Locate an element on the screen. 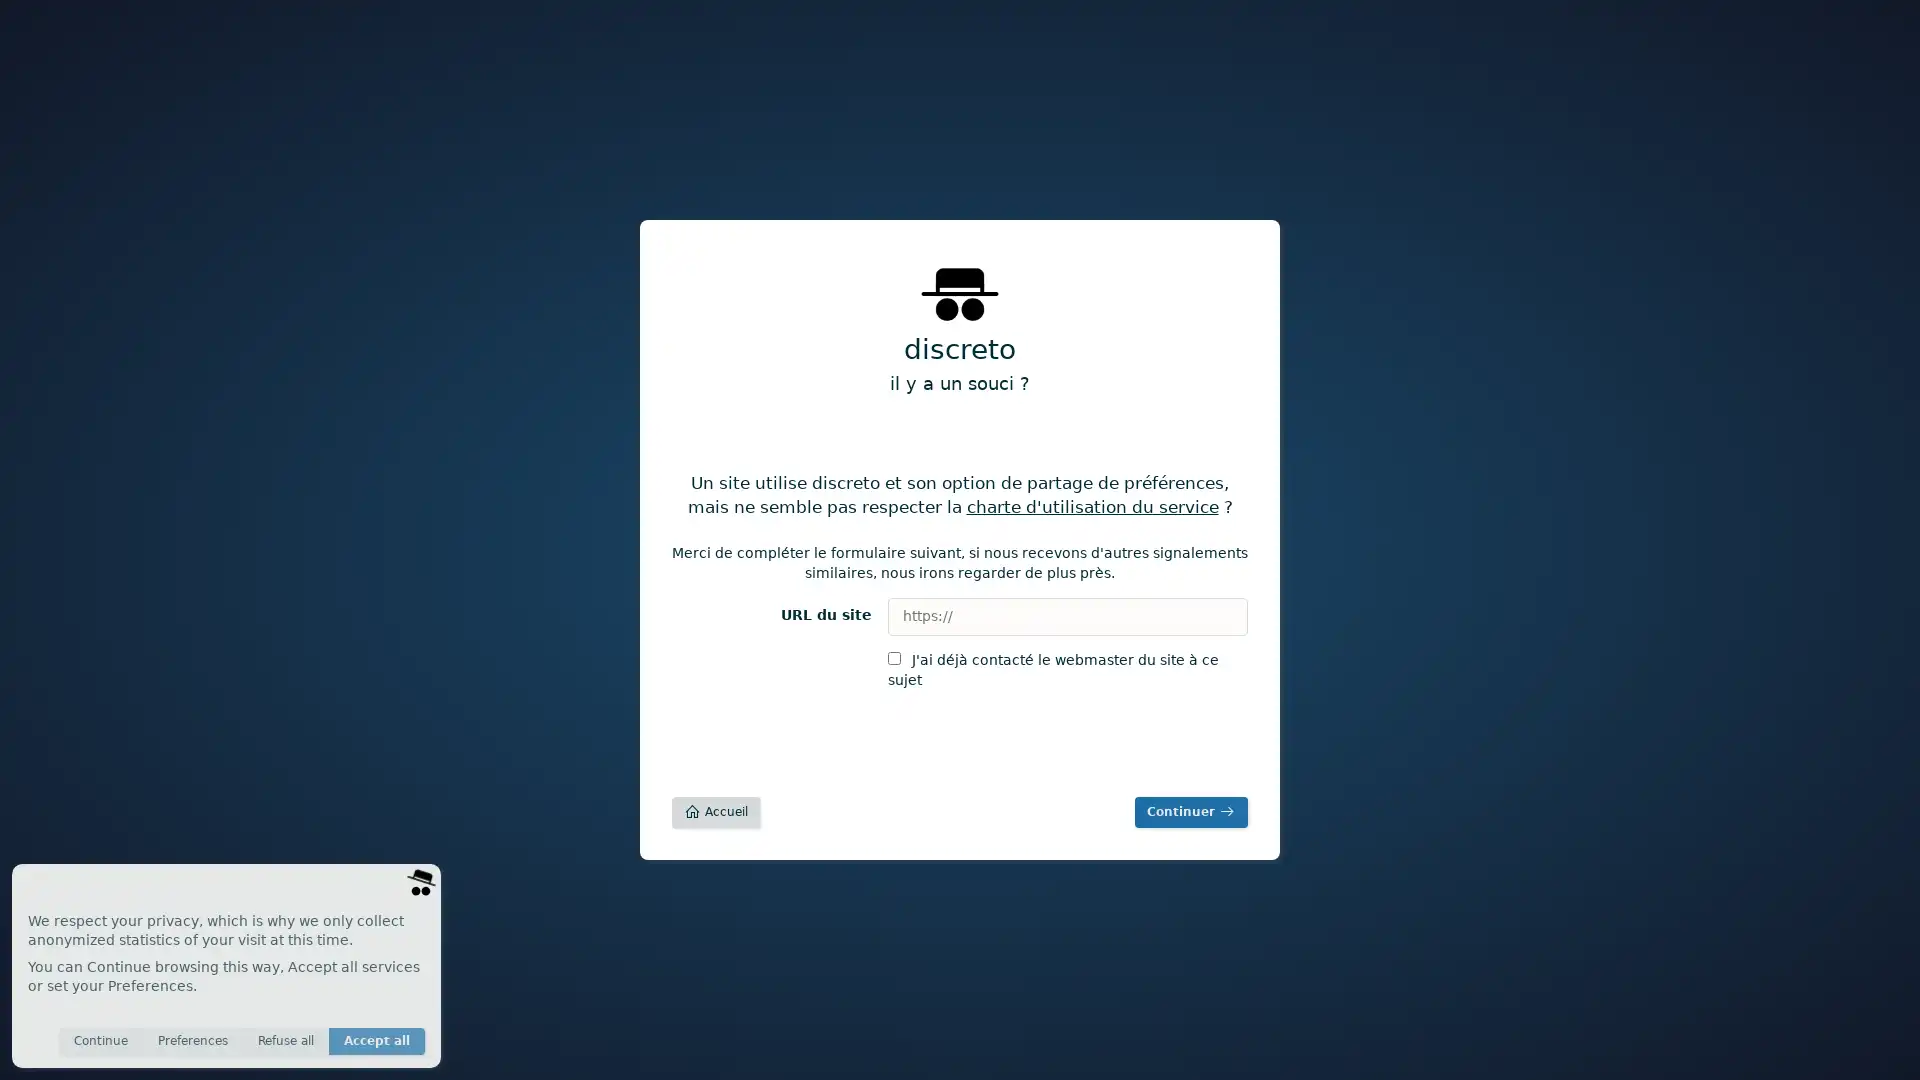 The width and height of the screenshot is (1920, 1080). Preferences is located at coordinates (192, 1040).